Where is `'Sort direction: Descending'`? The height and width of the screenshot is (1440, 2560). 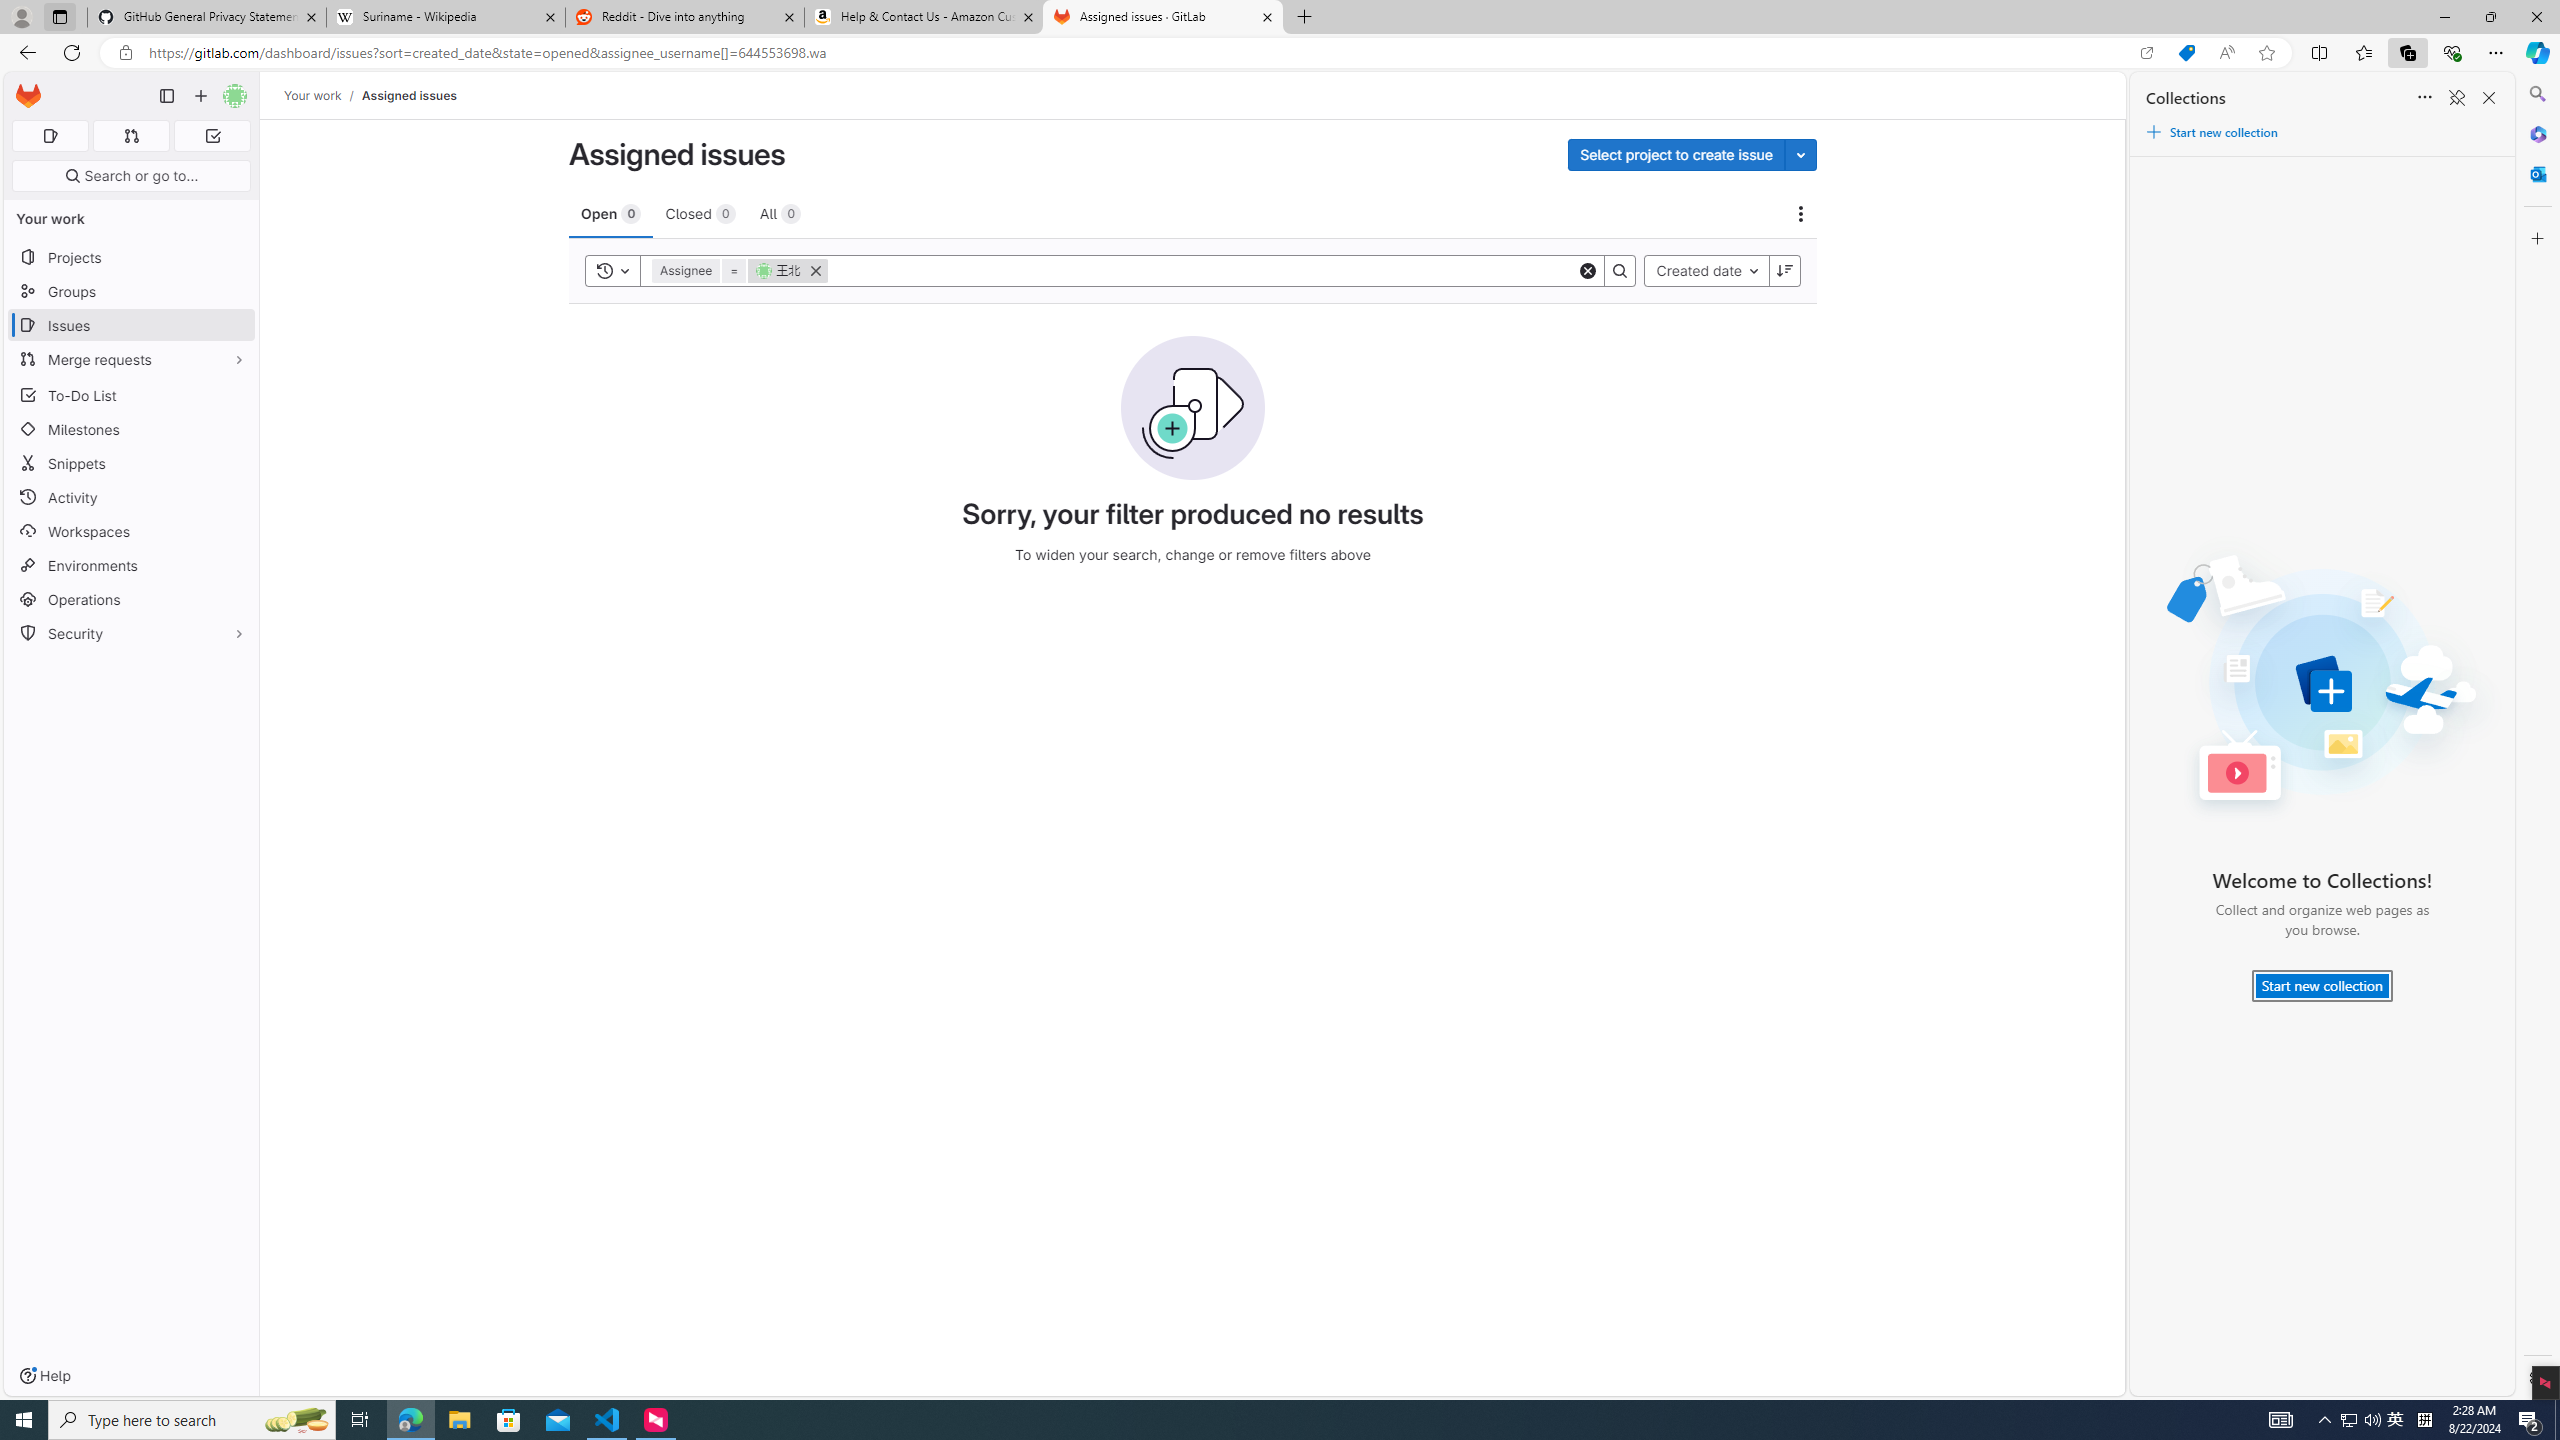
'Sort direction: Descending' is located at coordinates (1785, 269).